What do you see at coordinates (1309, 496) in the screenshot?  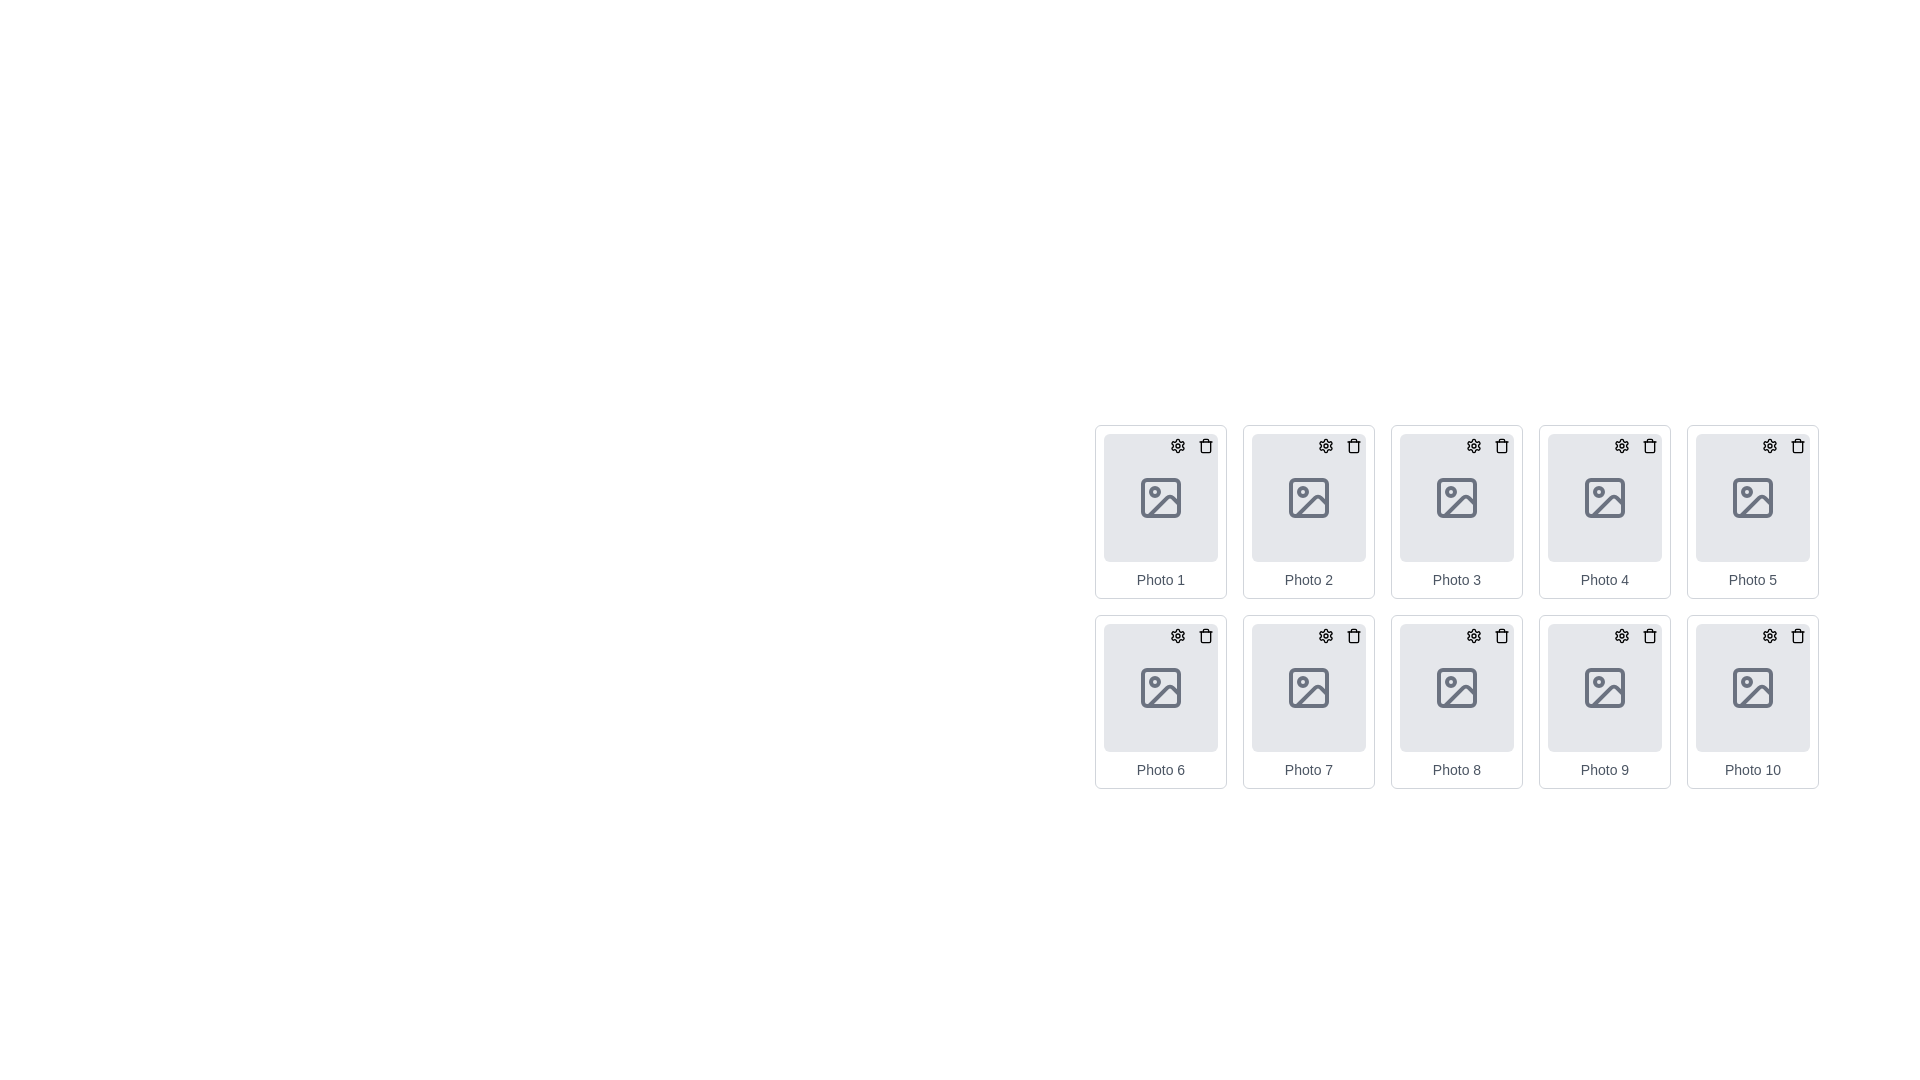 I see `the graphic/icon depicting an image placeholder with a light gray background and a darker gray border, which is the second item in the first row of icons, for repositioning` at bounding box center [1309, 496].